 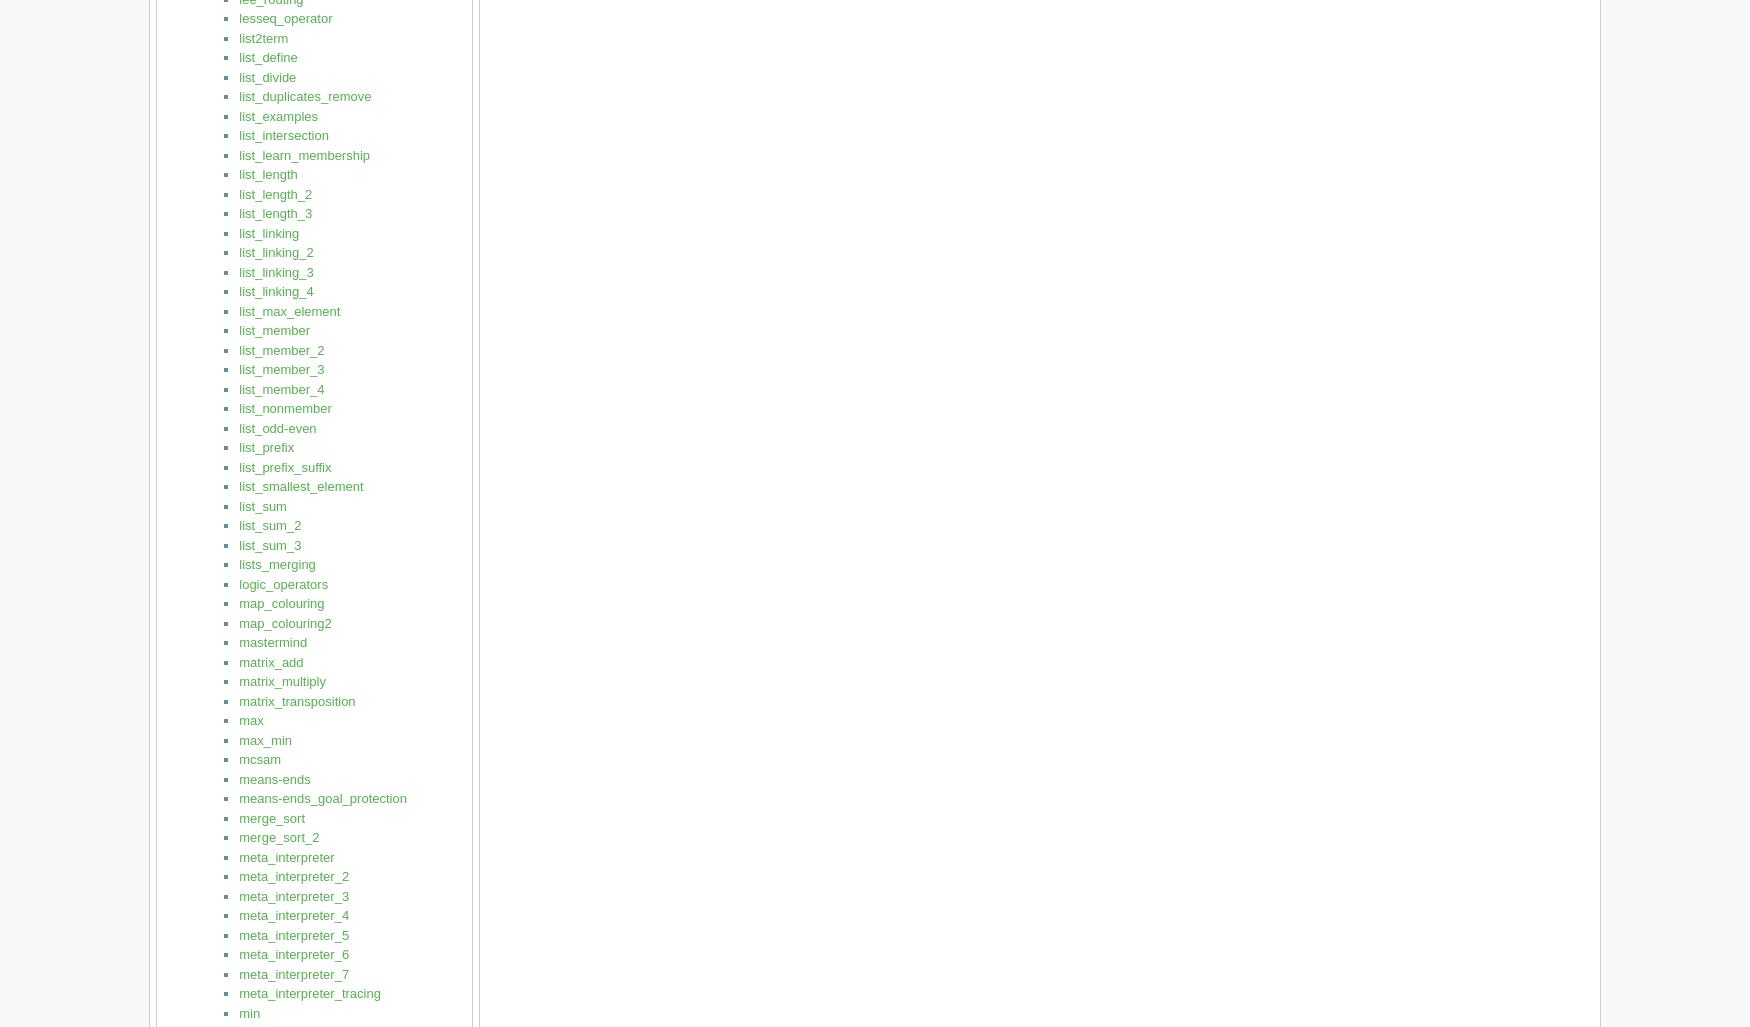 What do you see at coordinates (249, 1011) in the screenshot?
I see `'min'` at bounding box center [249, 1011].